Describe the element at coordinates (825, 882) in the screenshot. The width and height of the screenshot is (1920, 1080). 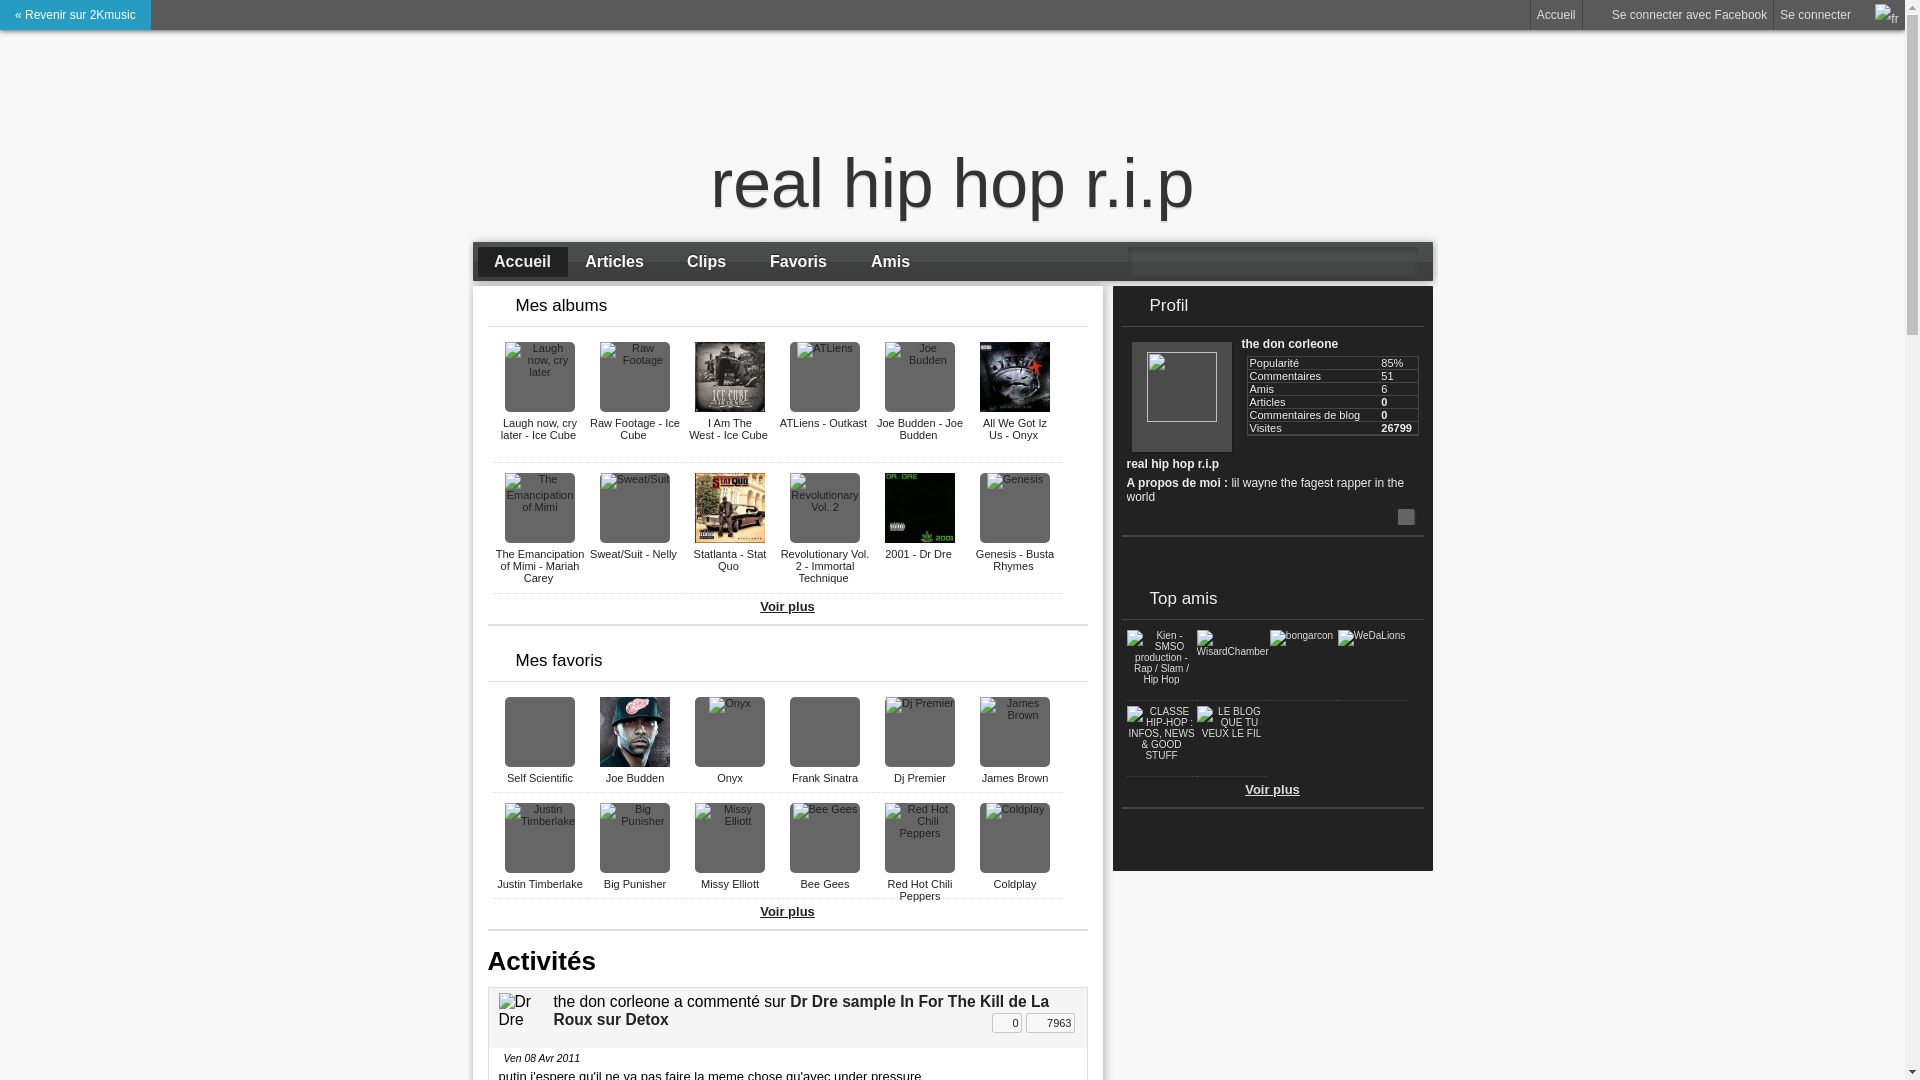
I see `'Bee Gees'` at that location.